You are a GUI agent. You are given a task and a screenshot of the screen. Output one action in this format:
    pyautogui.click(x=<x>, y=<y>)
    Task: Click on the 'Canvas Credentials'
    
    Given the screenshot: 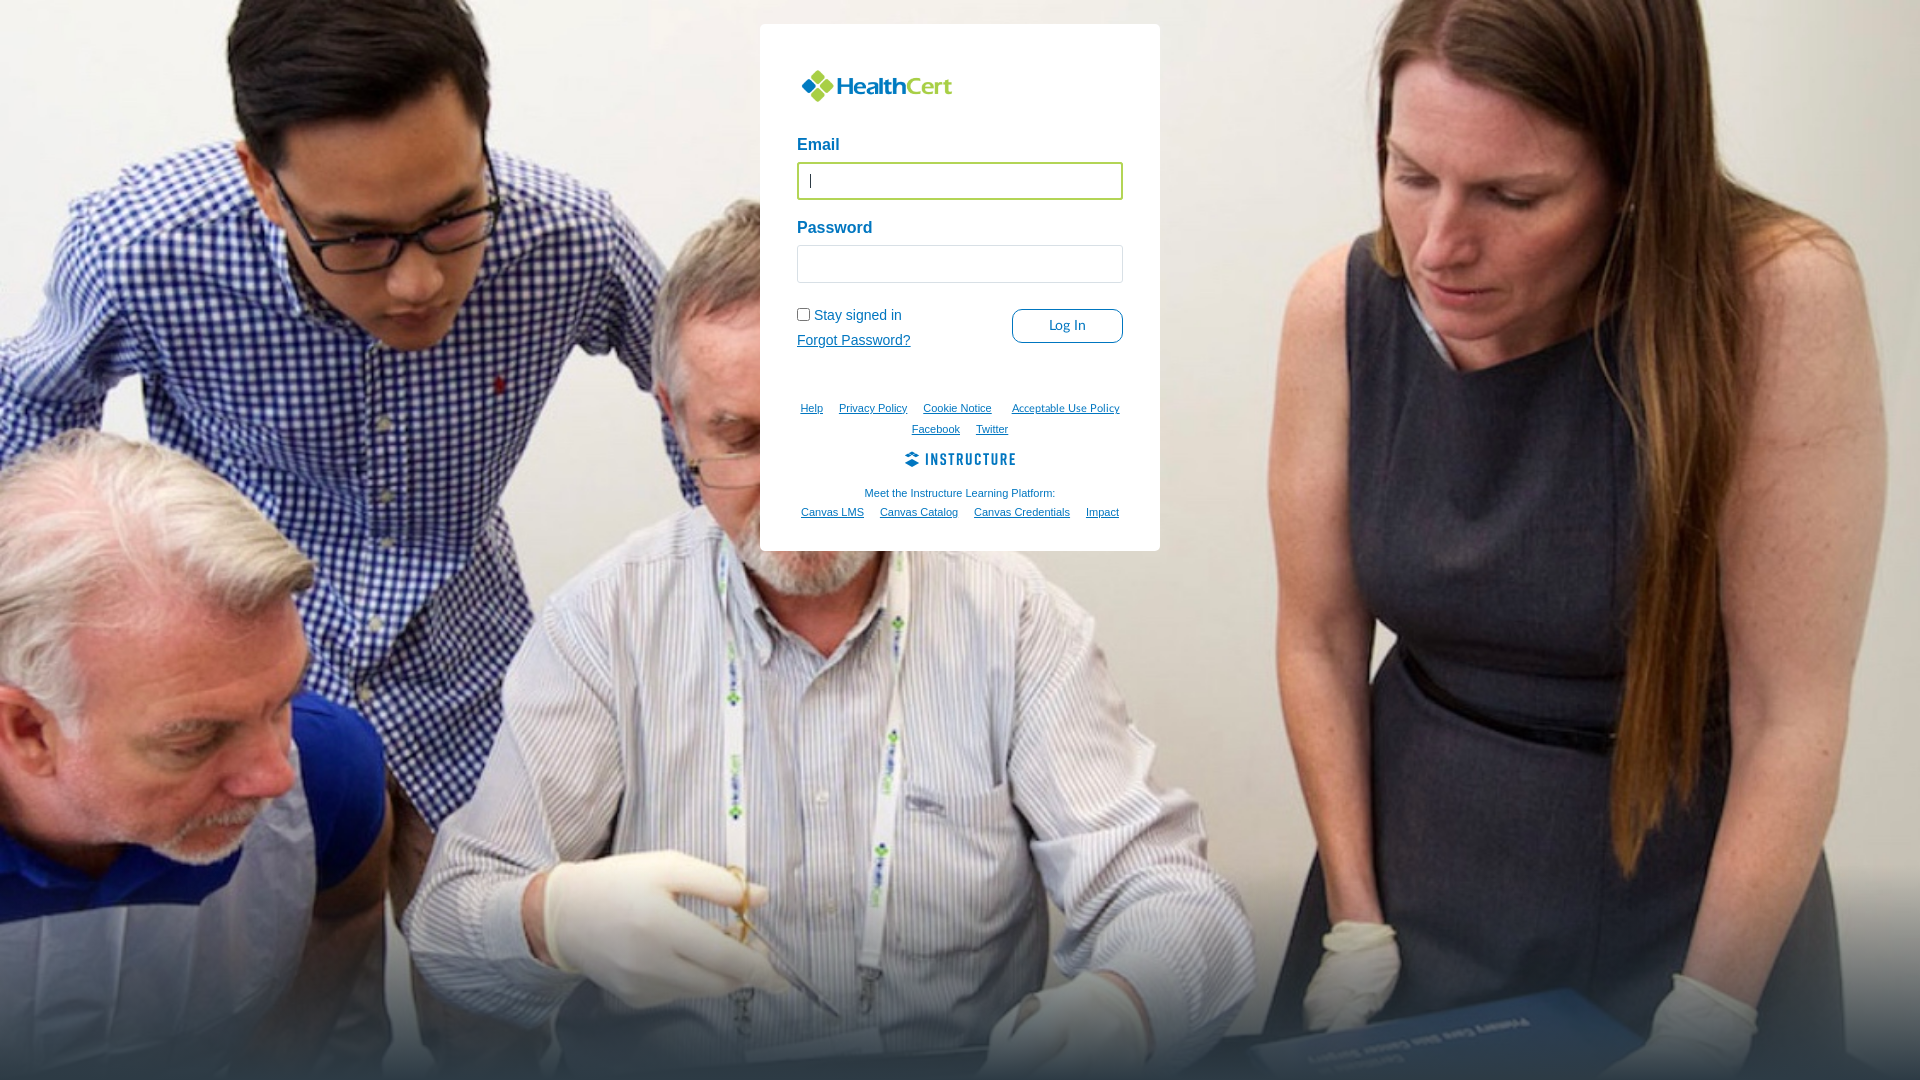 What is the action you would take?
    pyautogui.click(x=1022, y=511)
    